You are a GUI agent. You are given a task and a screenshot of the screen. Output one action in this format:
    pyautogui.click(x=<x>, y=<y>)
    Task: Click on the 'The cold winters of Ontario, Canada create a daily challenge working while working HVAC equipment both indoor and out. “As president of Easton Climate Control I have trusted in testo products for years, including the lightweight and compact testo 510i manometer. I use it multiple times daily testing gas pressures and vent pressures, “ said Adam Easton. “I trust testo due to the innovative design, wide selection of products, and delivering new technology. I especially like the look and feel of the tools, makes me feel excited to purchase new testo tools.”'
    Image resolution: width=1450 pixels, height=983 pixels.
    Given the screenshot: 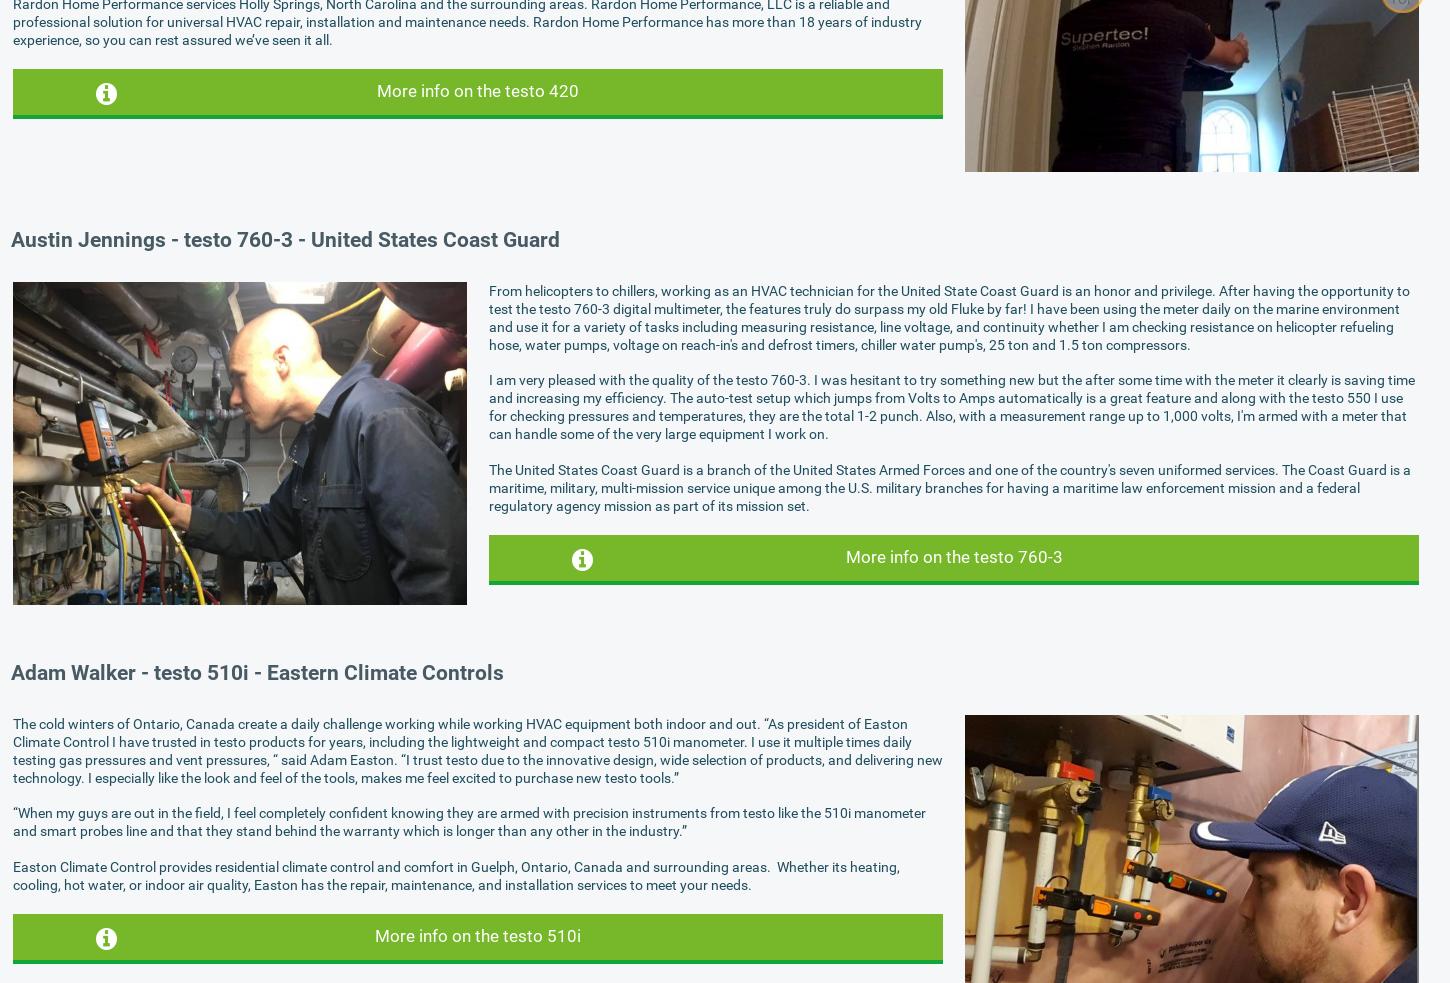 What is the action you would take?
    pyautogui.click(x=477, y=749)
    